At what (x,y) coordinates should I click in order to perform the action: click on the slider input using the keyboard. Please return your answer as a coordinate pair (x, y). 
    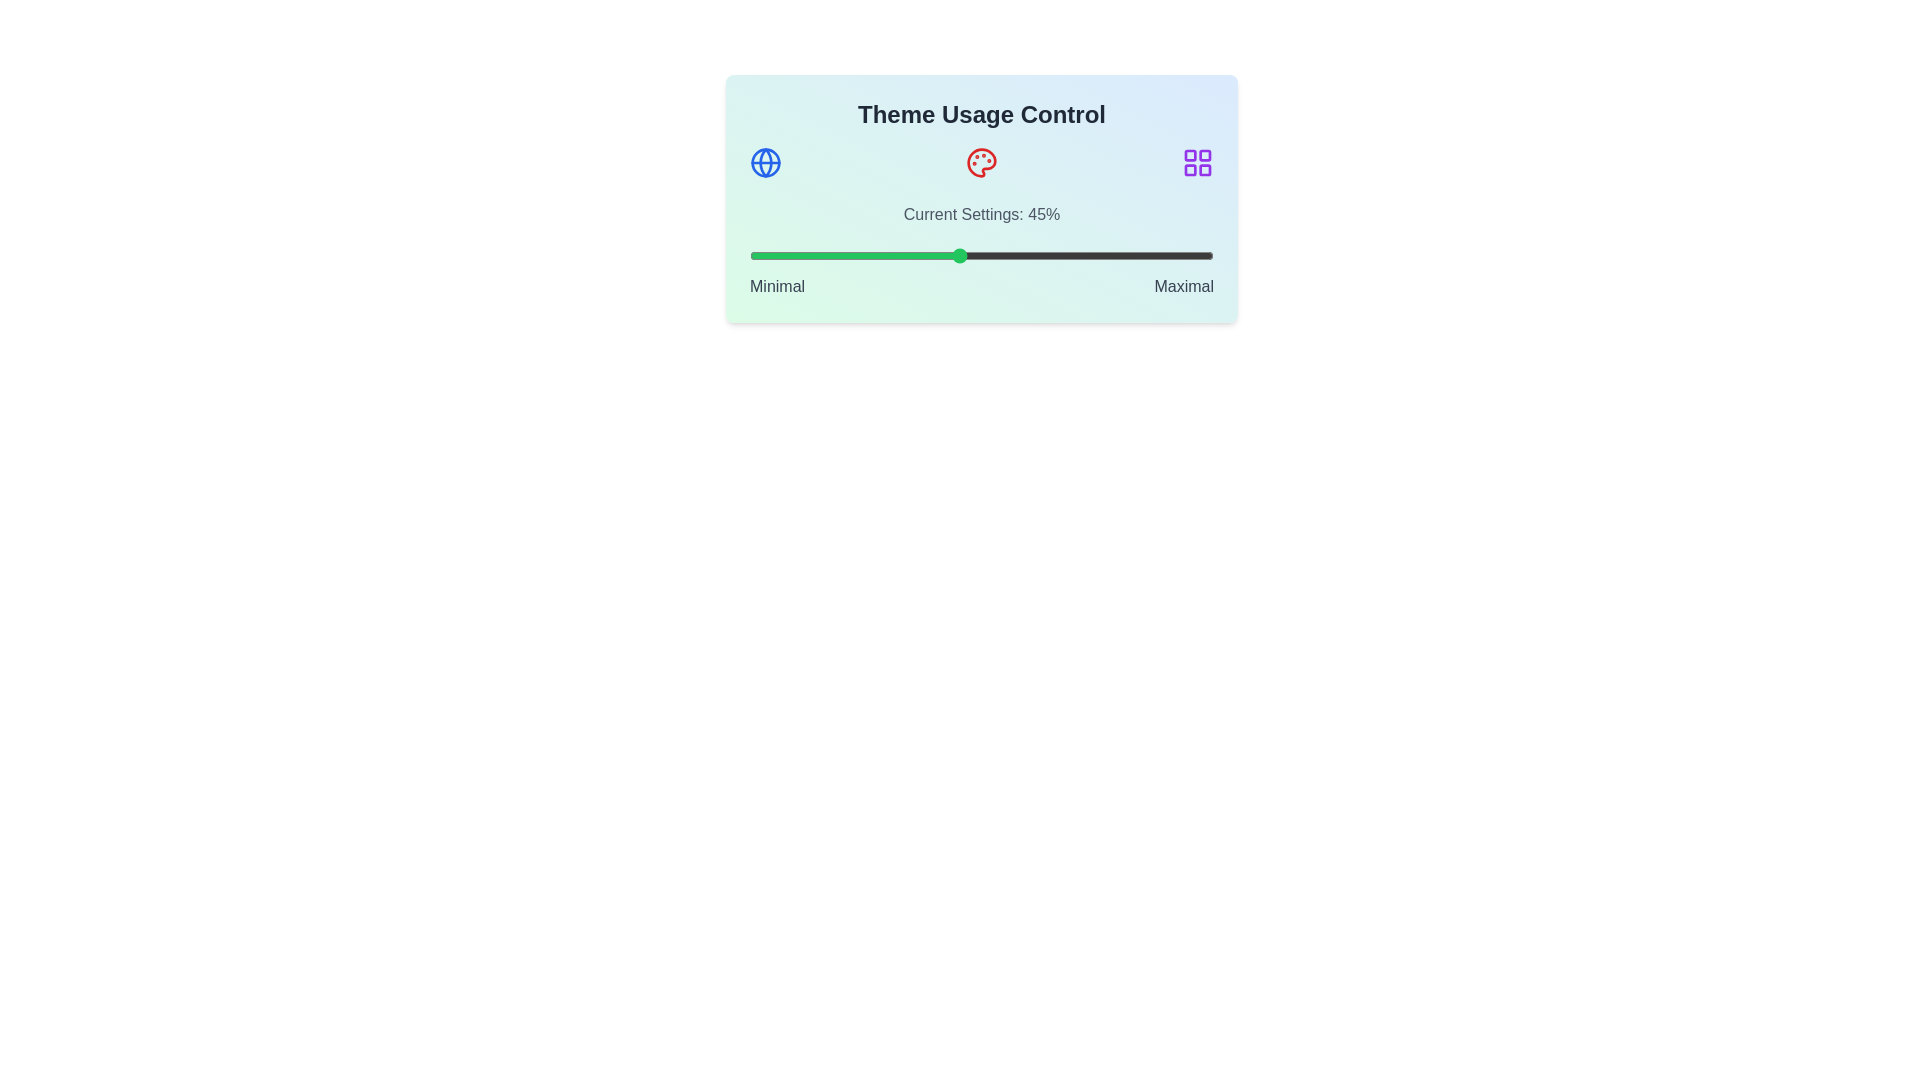
    Looking at the image, I should click on (982, 254).